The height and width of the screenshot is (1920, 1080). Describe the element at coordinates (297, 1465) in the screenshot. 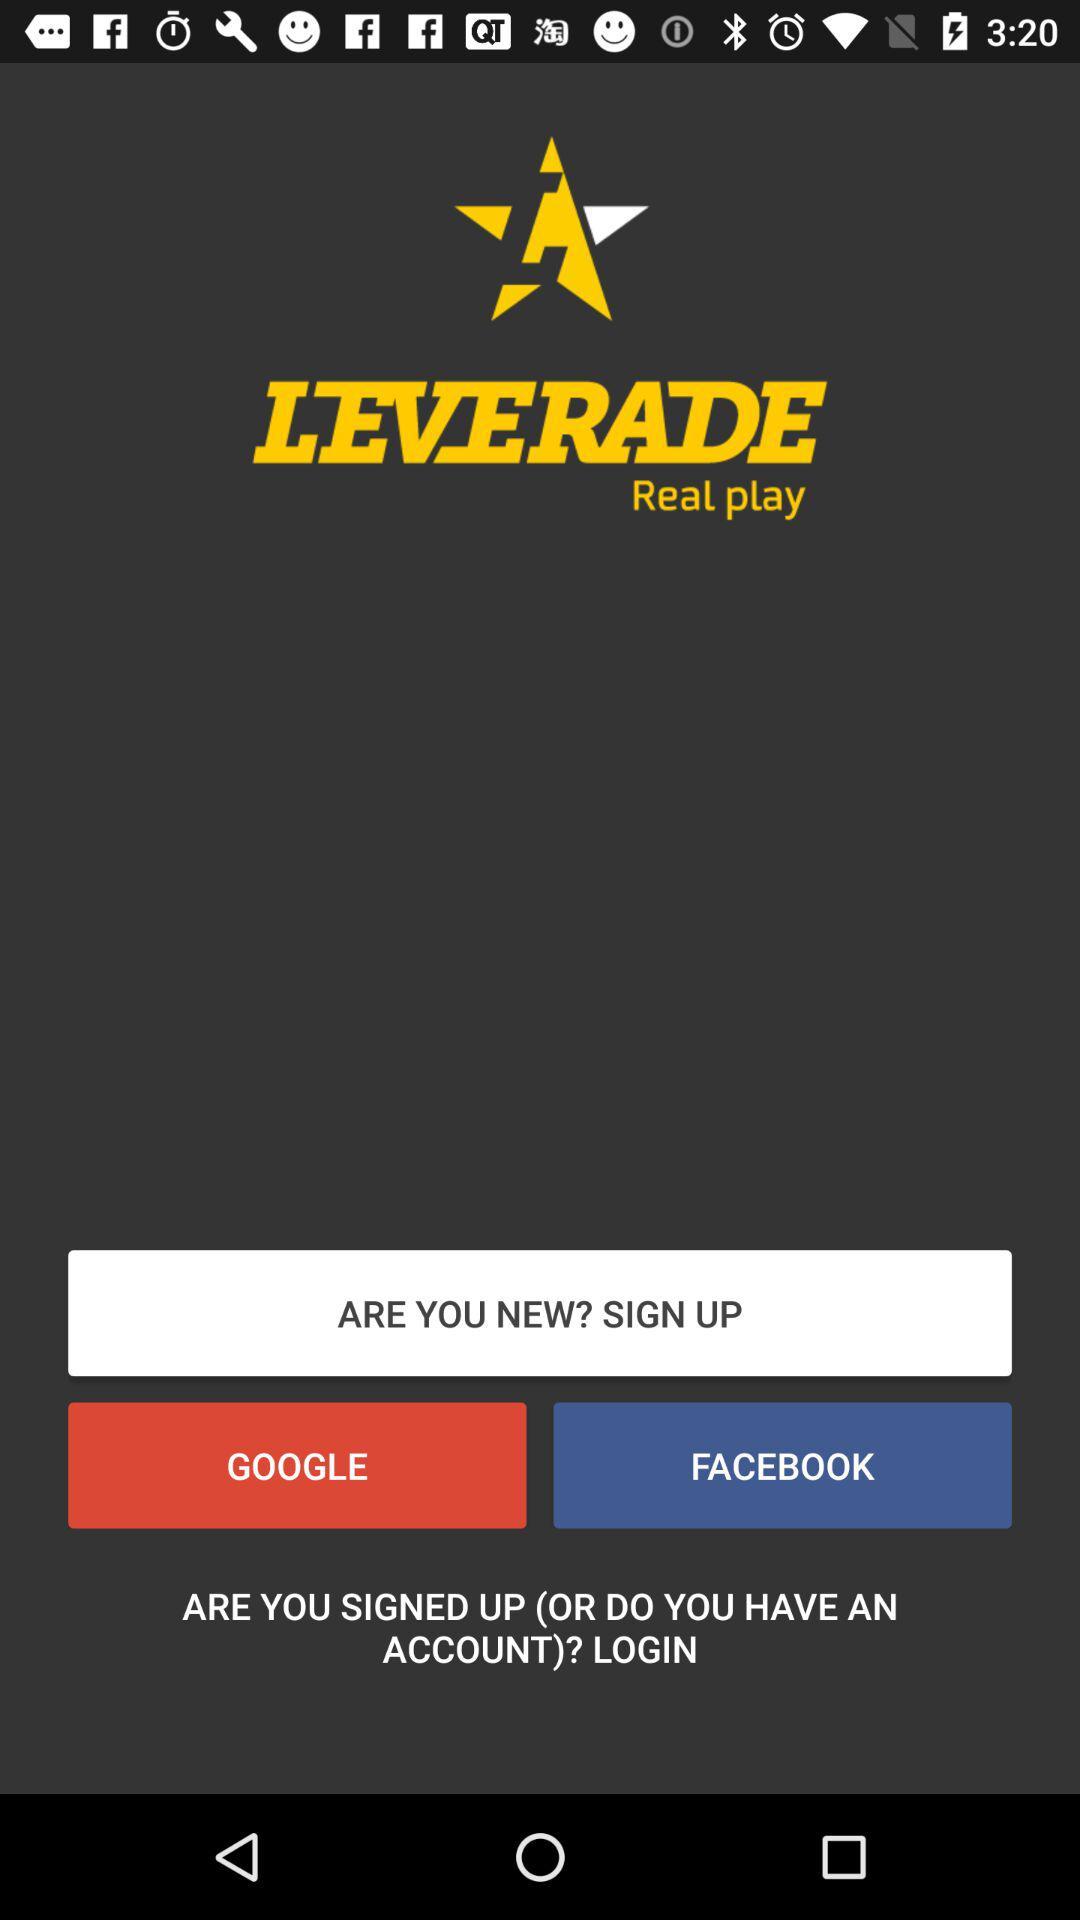

I see `the button below the are you new button` at that location.